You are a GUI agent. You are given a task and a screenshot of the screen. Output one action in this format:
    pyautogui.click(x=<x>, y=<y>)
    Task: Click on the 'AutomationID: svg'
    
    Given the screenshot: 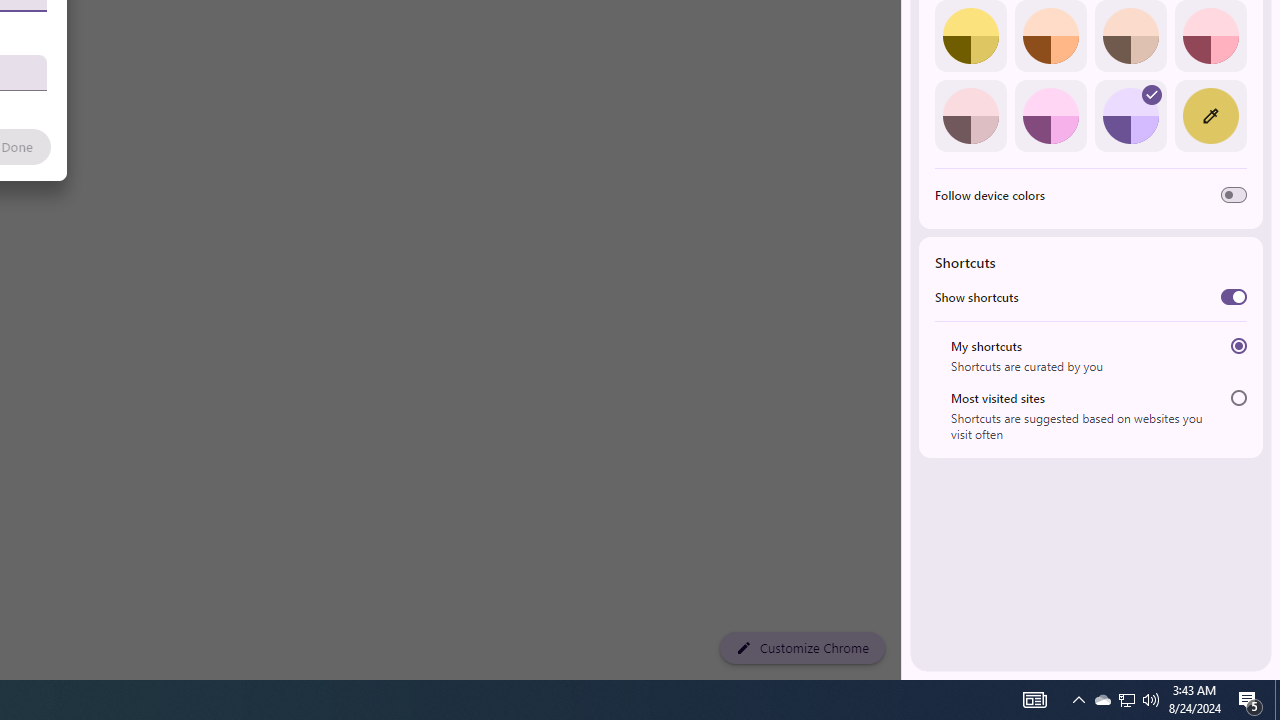 What is the action you would take?
    pyautogui.click(x=1152, y=95)
    